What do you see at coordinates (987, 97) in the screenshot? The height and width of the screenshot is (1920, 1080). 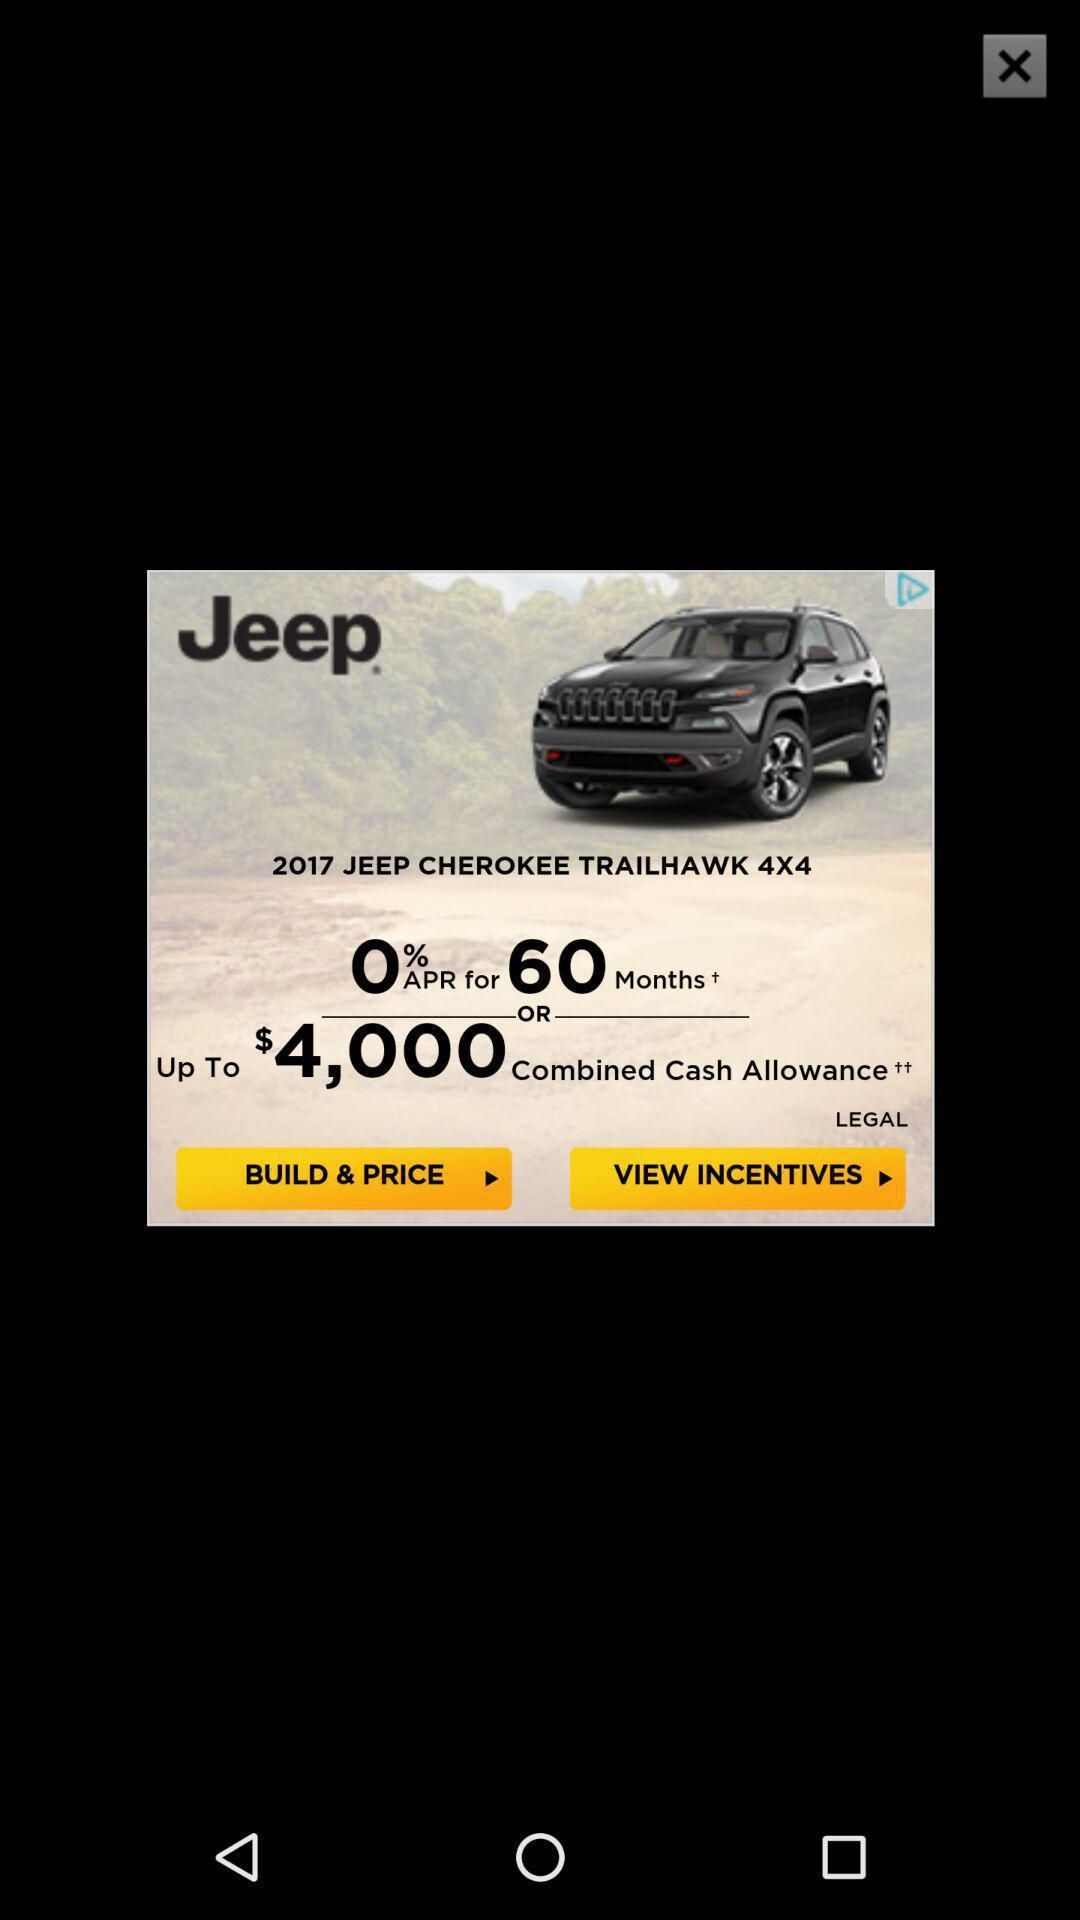 I see `the close icon` at bounding box center [987, 97].